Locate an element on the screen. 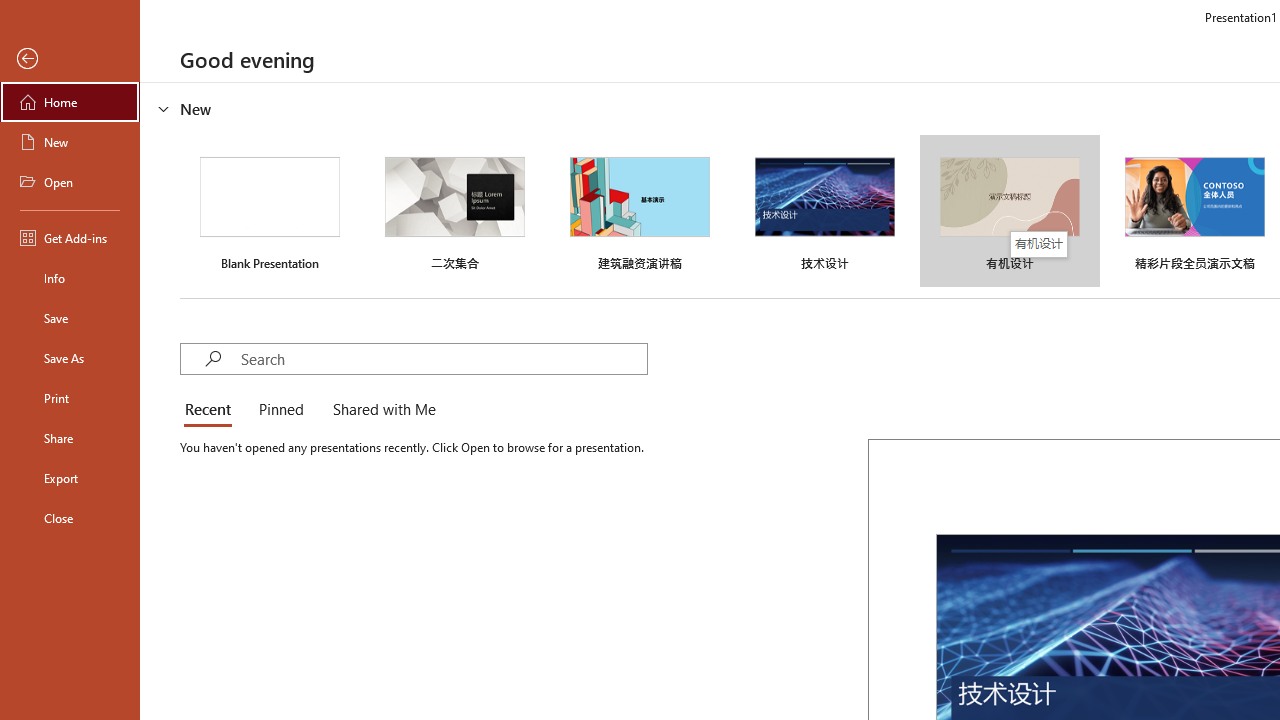  'Shared with Me' is located at coordinates (380, 410).